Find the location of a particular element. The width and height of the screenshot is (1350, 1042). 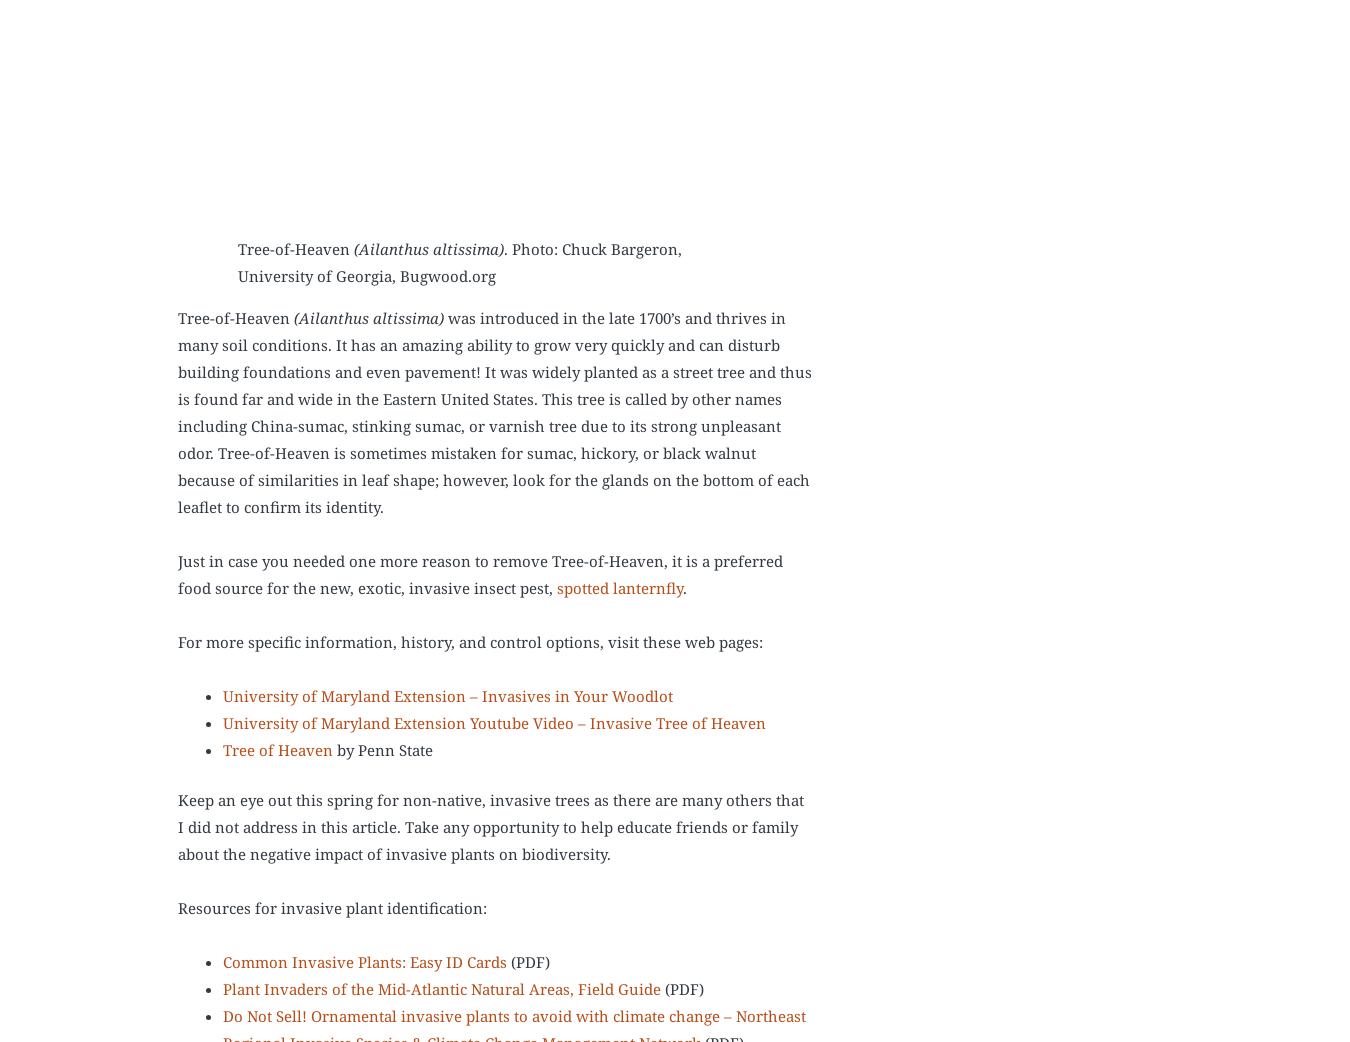

'Tree of Heaven' is located at coordinates (276, 749).